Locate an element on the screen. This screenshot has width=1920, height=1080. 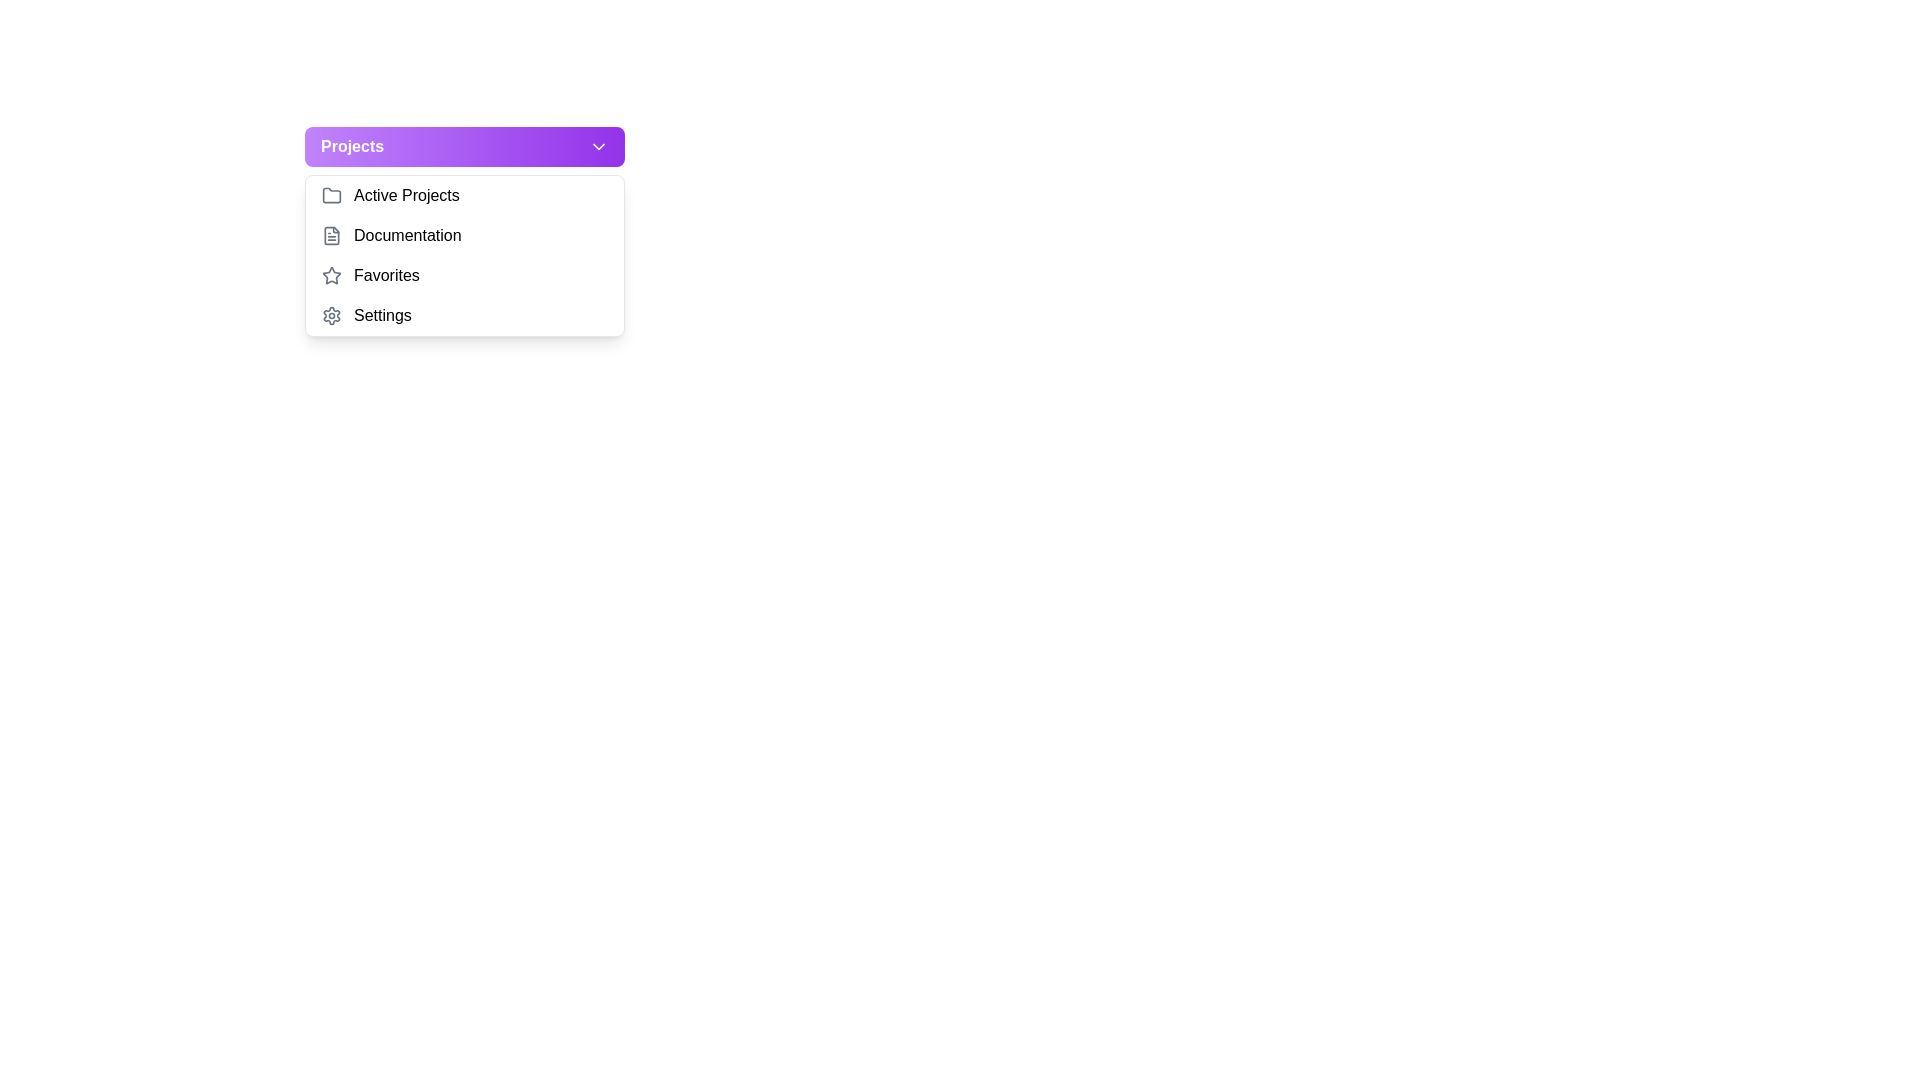
the 'Favorites' menu item located as the third item in the dropdown menu, positioned between 'Documentation' and 'Settings', to trigger effects is located at coordinates (464, 276).